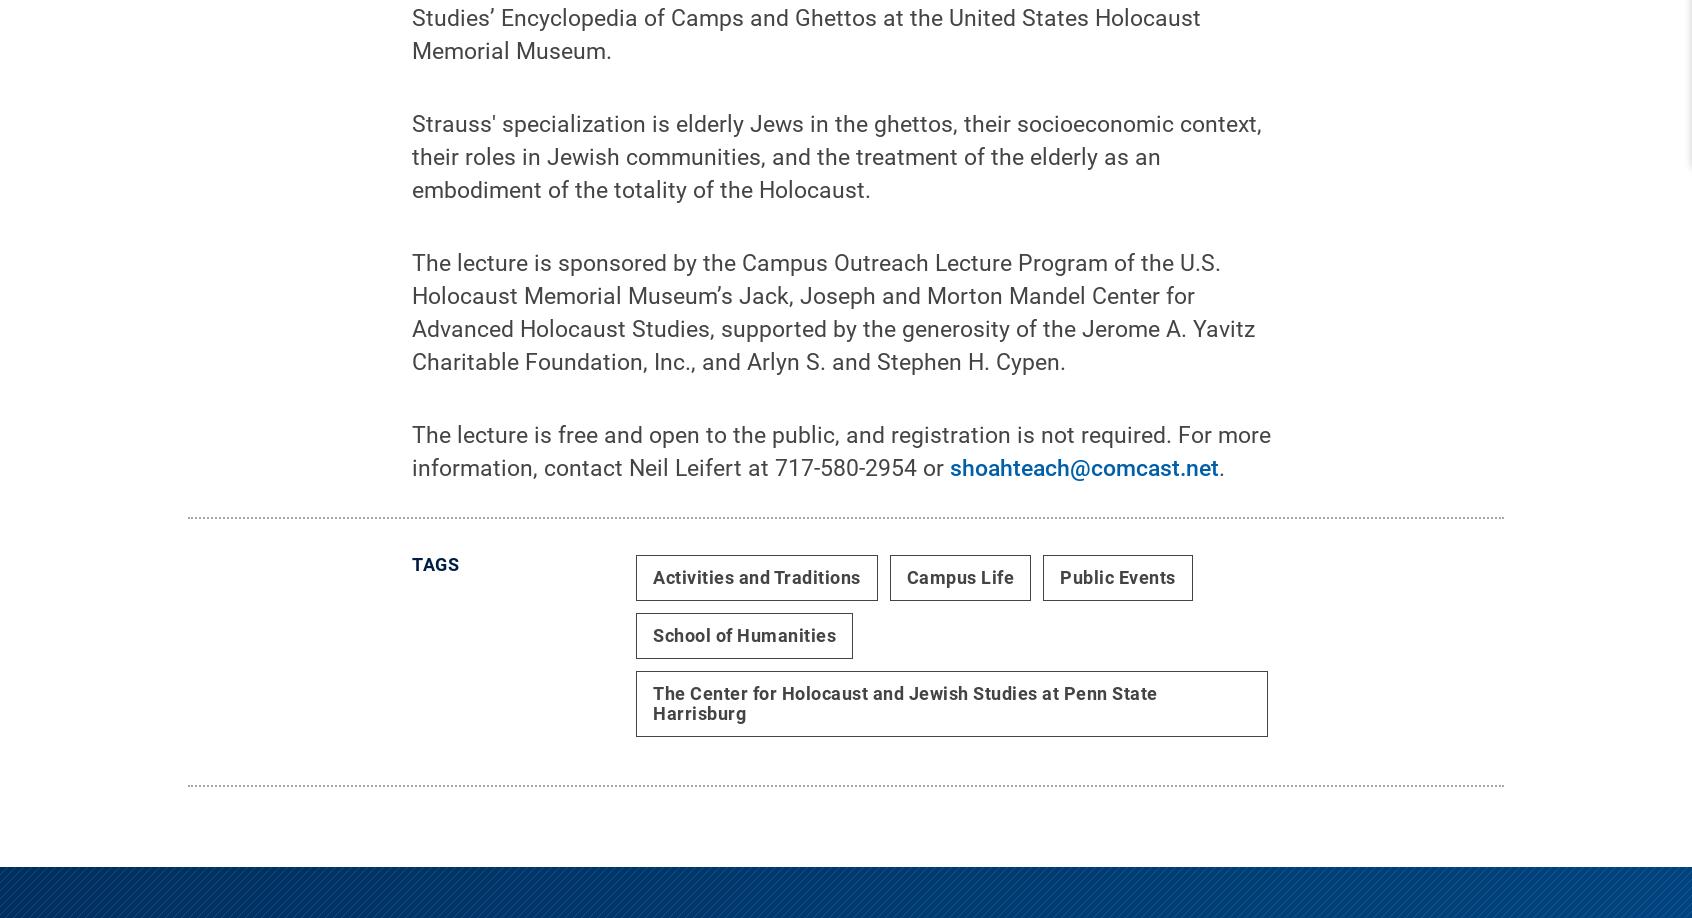 The height and width of the screenshot is (918, 1692). I want to click on 'shoahteach@comcast.net', so click(1084, 483).